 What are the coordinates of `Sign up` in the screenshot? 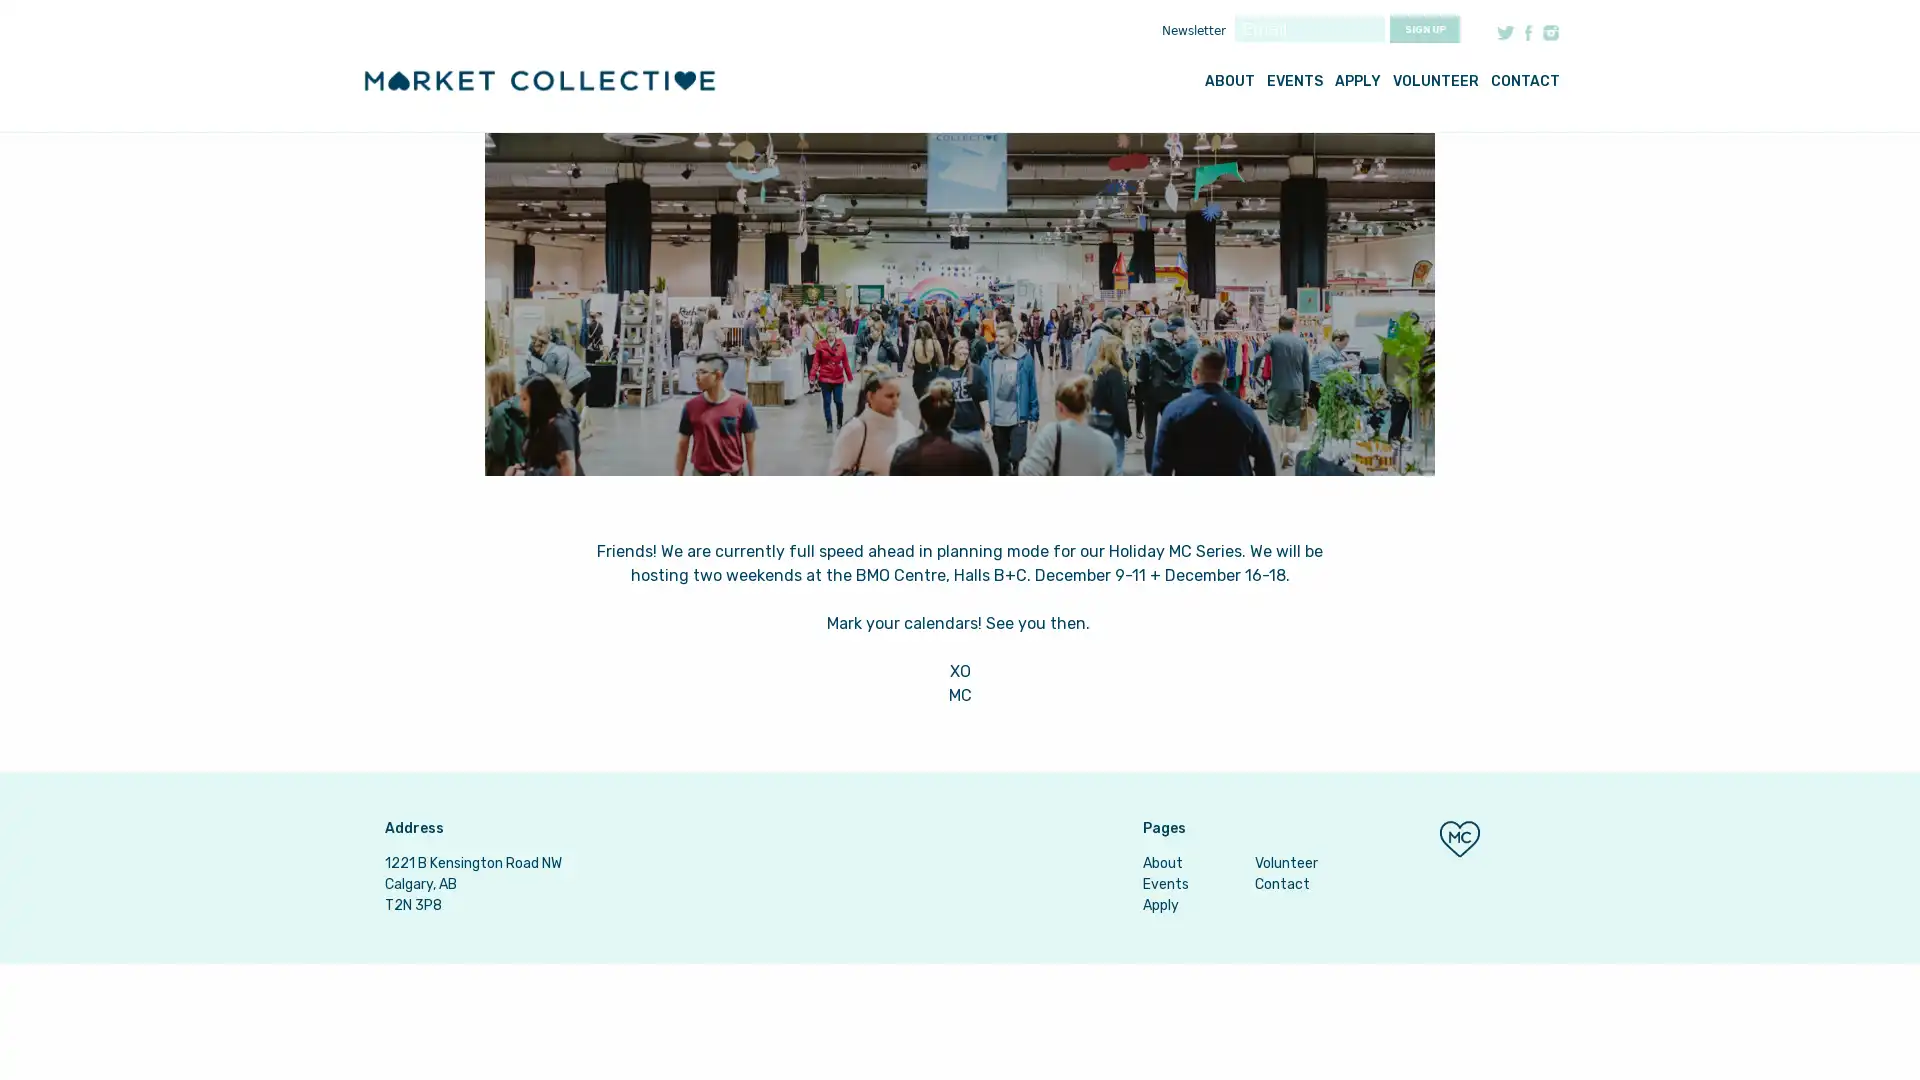 It's located at (1424, 29).